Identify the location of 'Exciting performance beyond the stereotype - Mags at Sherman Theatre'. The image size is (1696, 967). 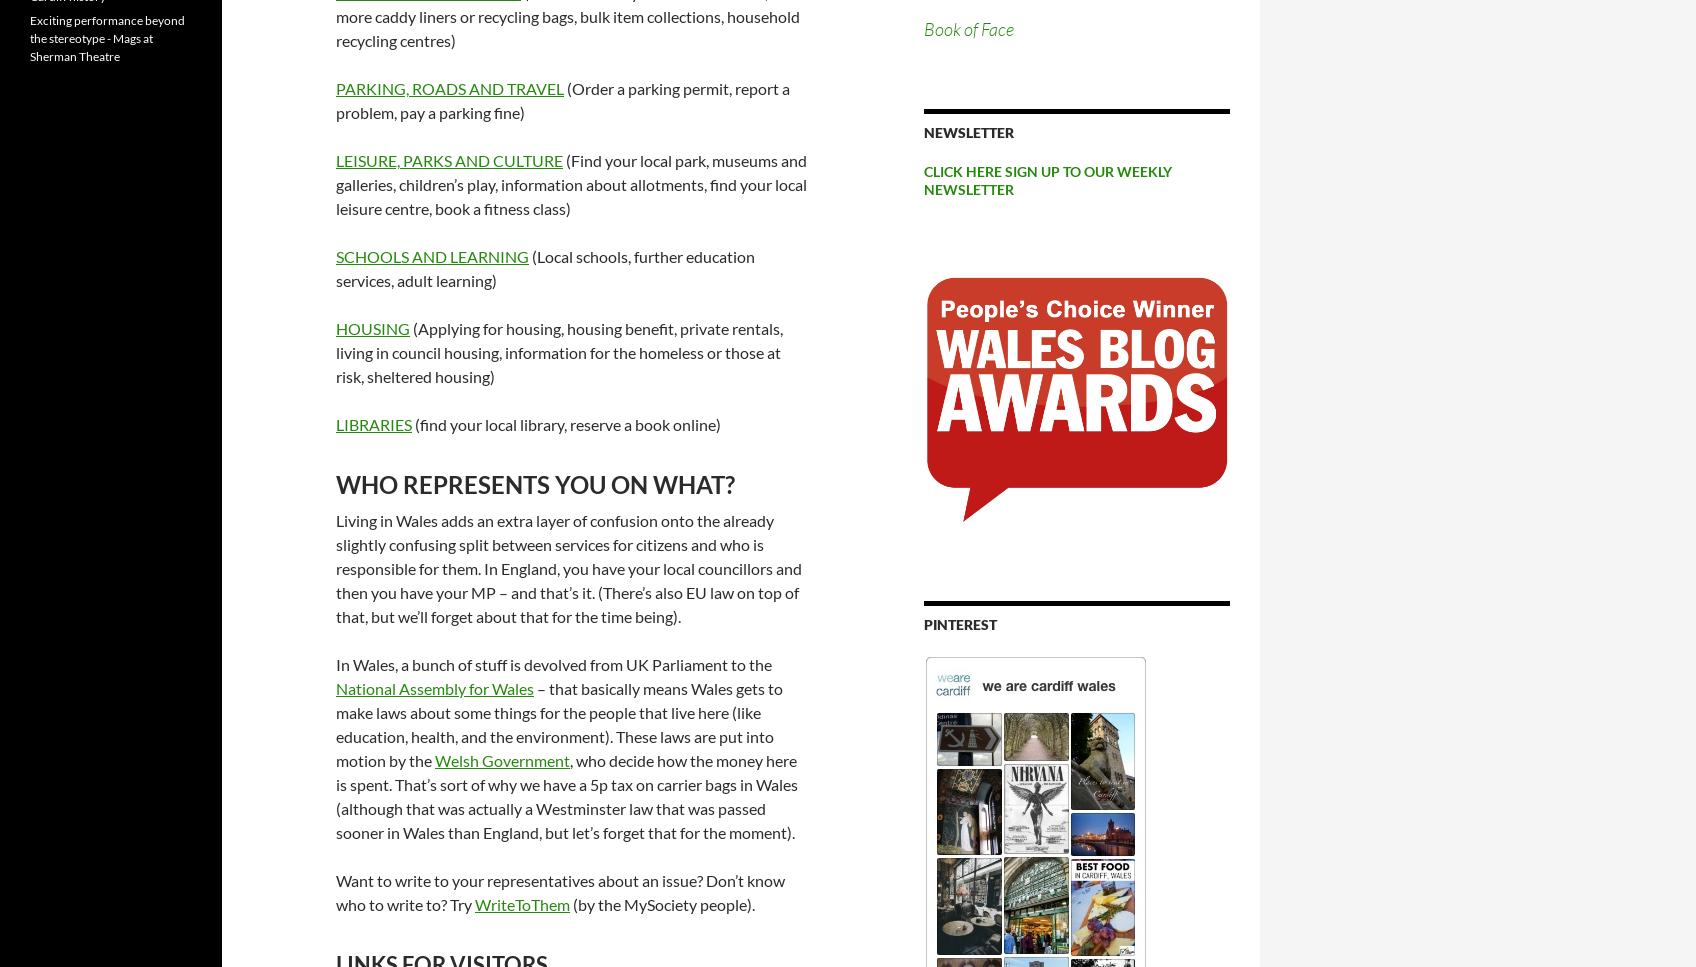
(106, 37).